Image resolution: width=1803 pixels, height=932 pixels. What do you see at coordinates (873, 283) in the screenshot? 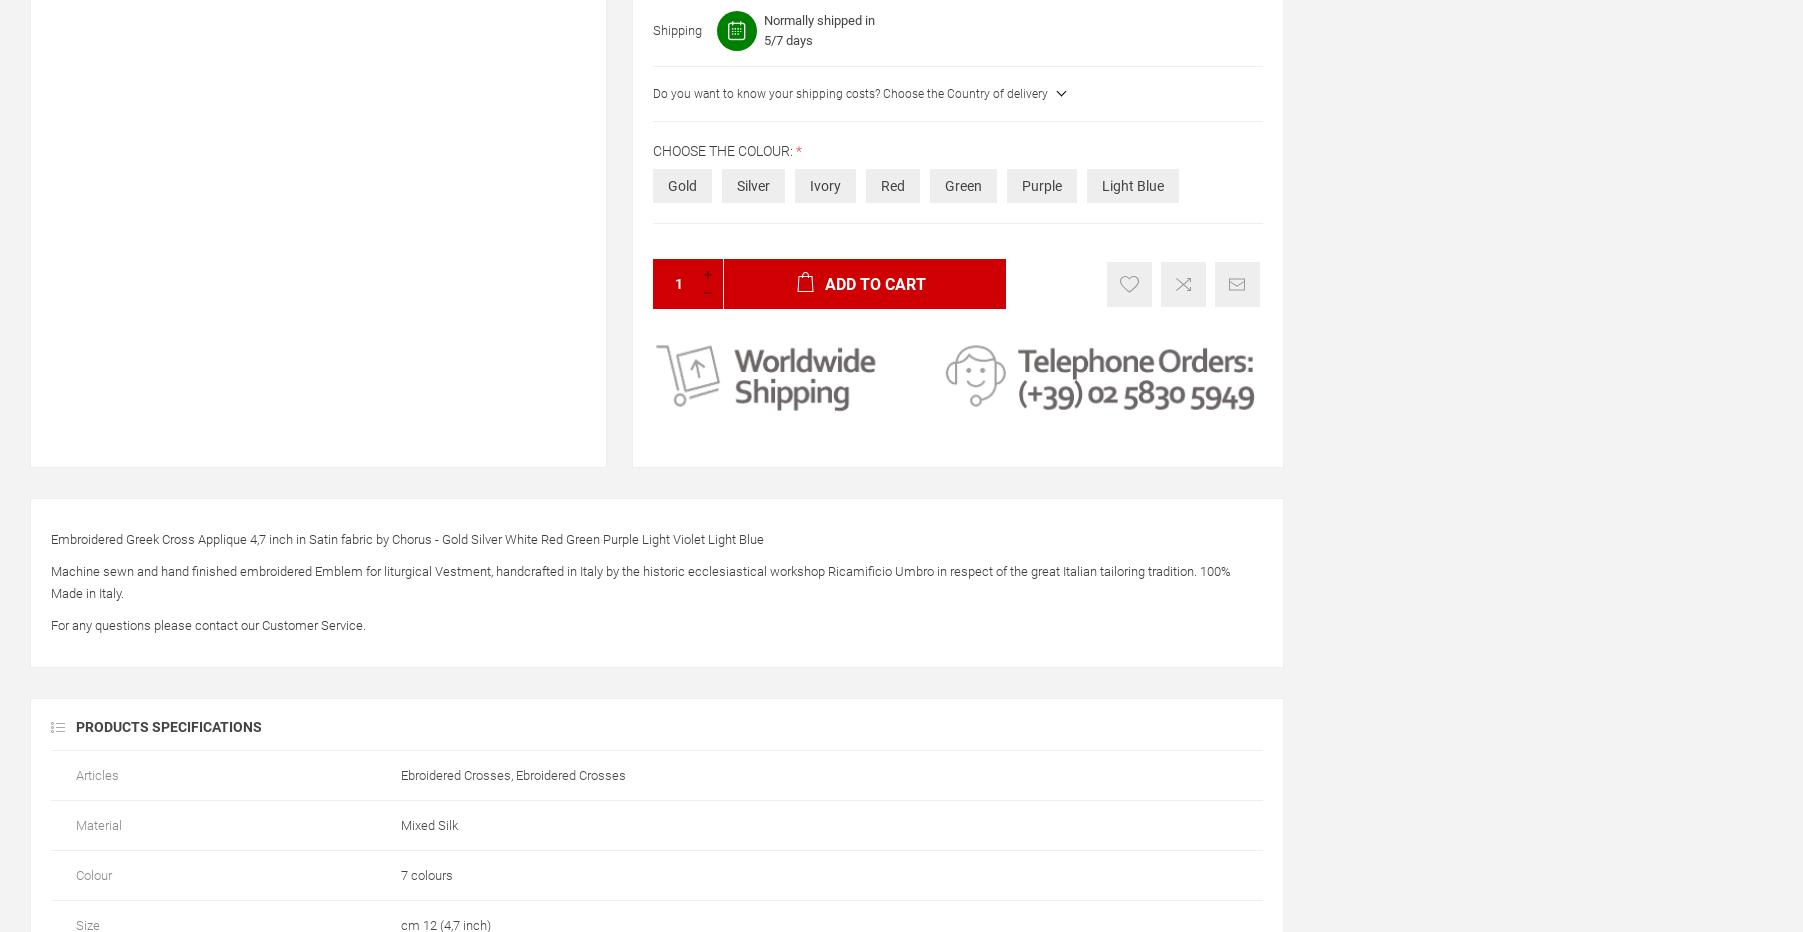
I see `'Add to cart'` at bounding box center [873, 283].